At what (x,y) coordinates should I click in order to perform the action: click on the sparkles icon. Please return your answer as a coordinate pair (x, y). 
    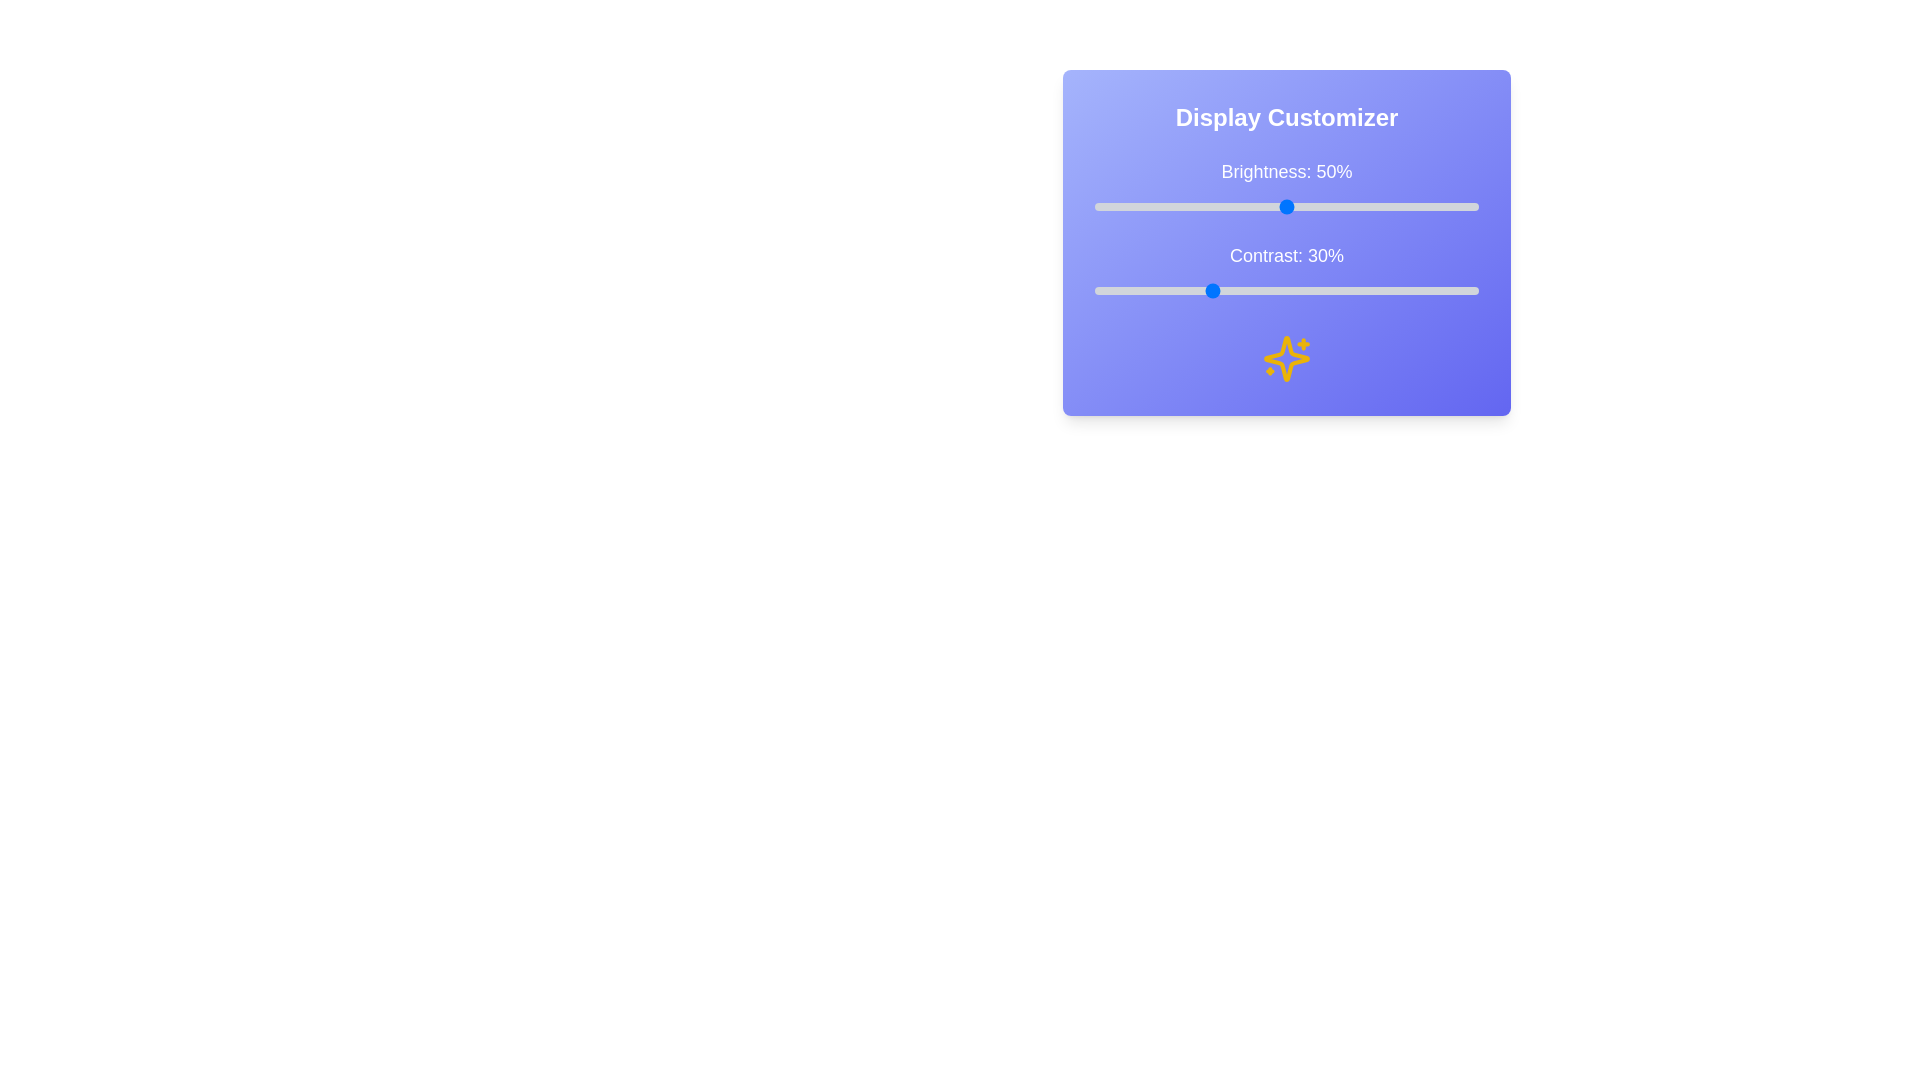
    Looking at the image, I should click on (1286, 357).